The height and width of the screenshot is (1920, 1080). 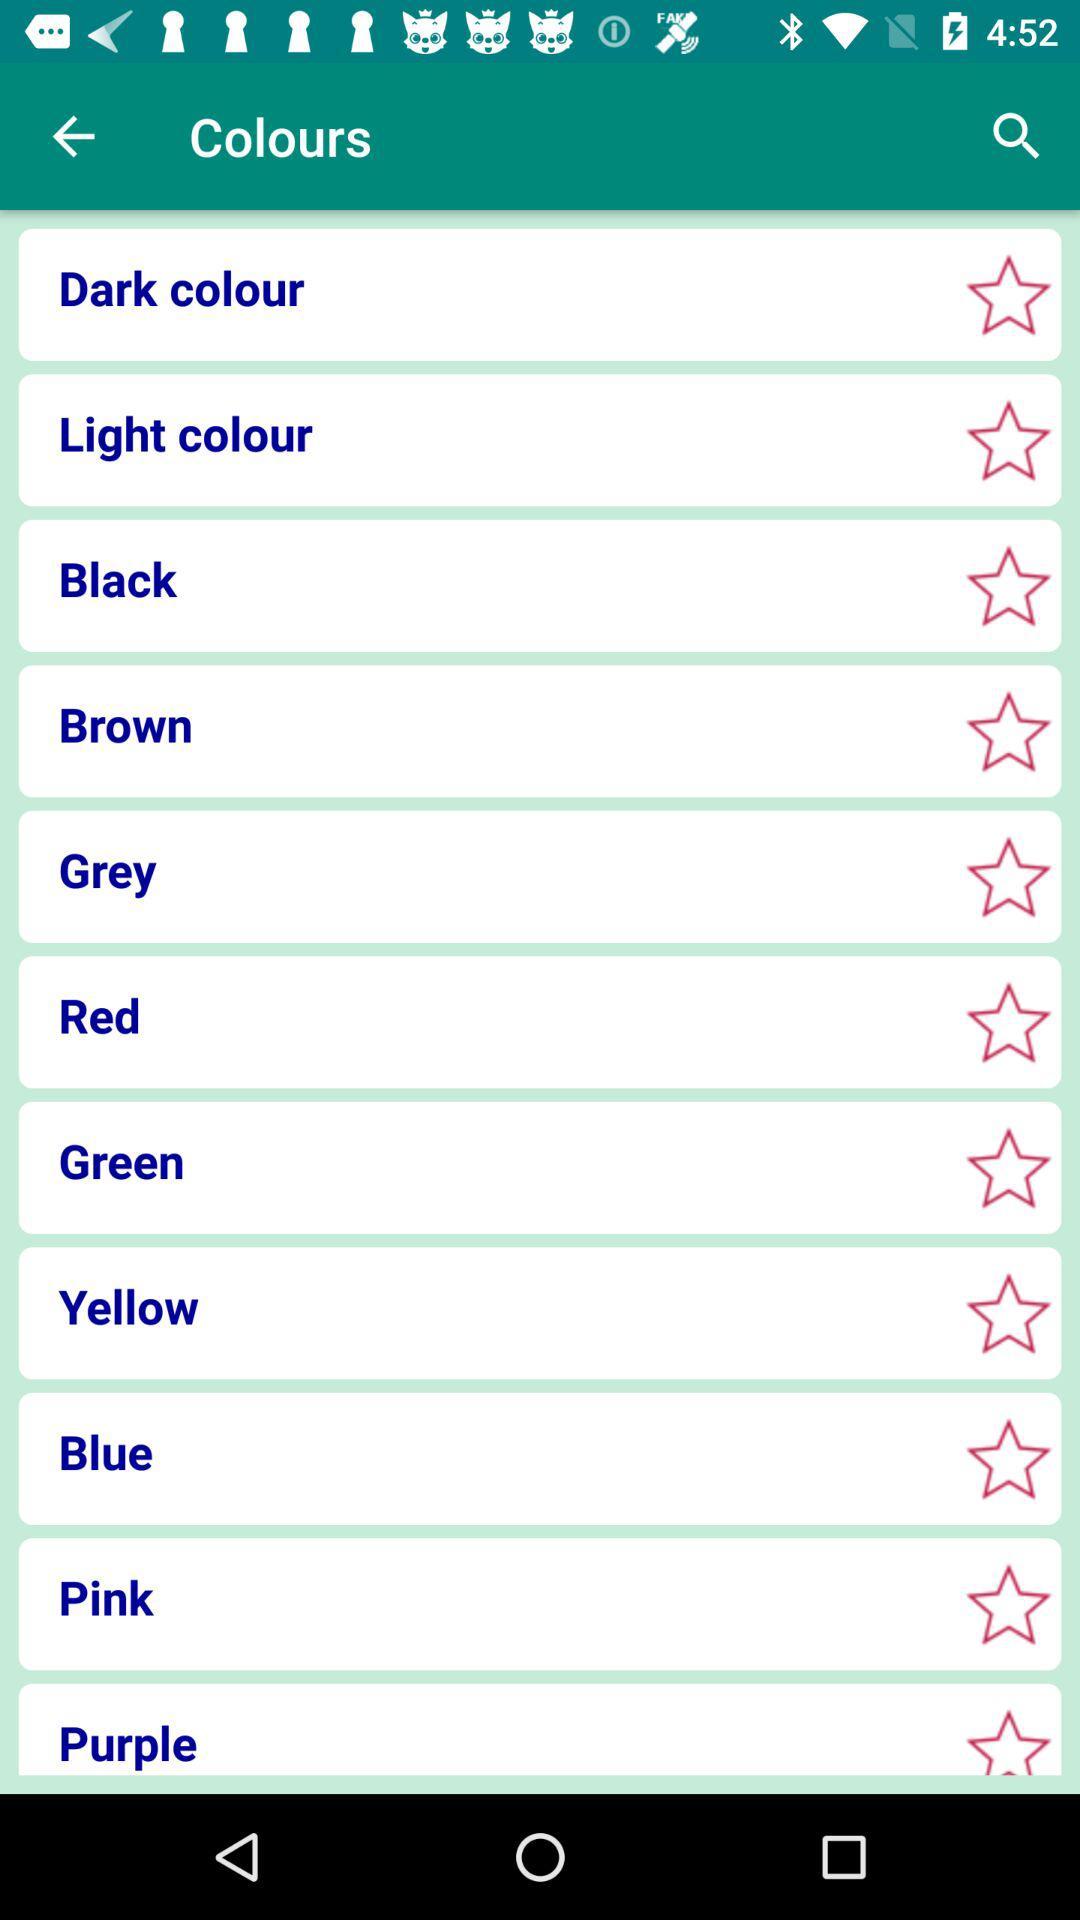 What do you see at coordinates (1008, 584) in the screenshot?
I see `black` at bounding box center [1008, 584].